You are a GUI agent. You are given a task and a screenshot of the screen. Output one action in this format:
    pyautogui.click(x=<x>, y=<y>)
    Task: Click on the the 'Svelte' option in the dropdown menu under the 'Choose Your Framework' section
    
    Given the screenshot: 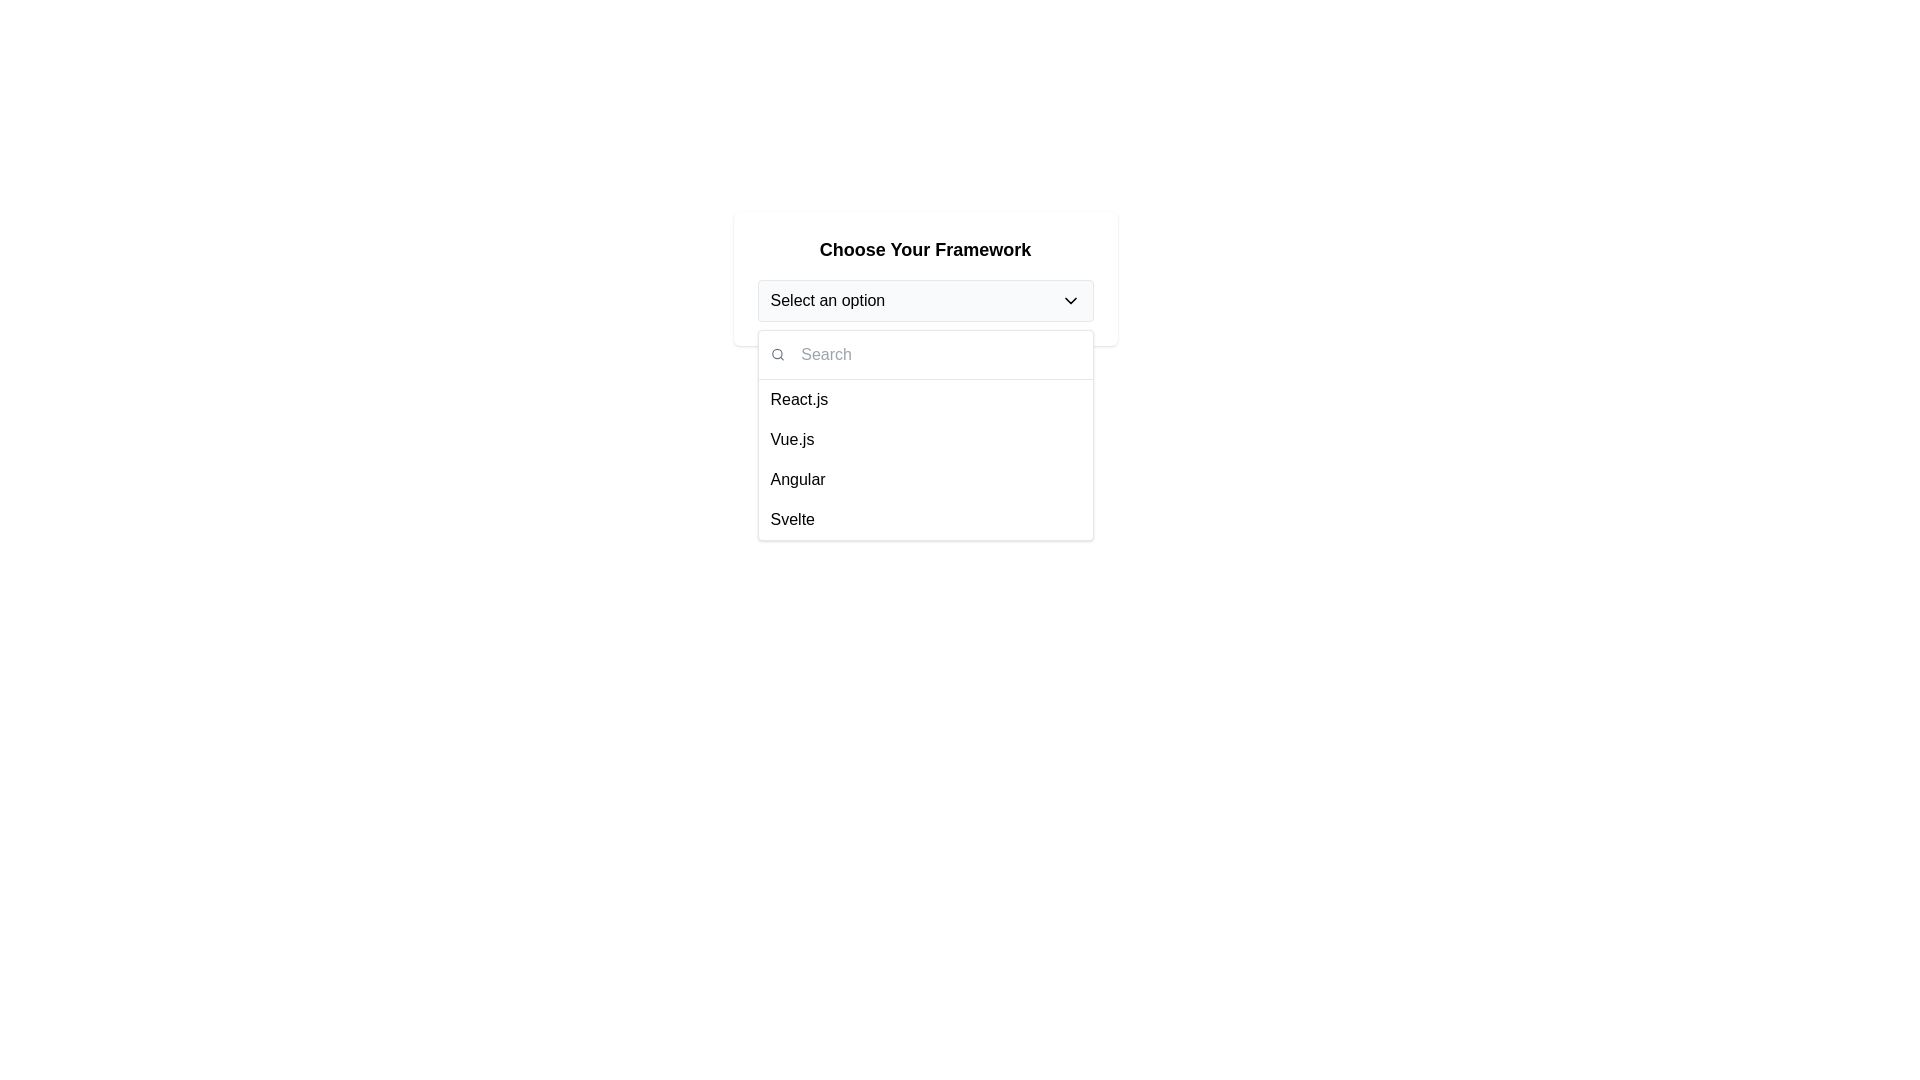 What is the action you would take?
    pyautogui.click(x=791, y=519)
    